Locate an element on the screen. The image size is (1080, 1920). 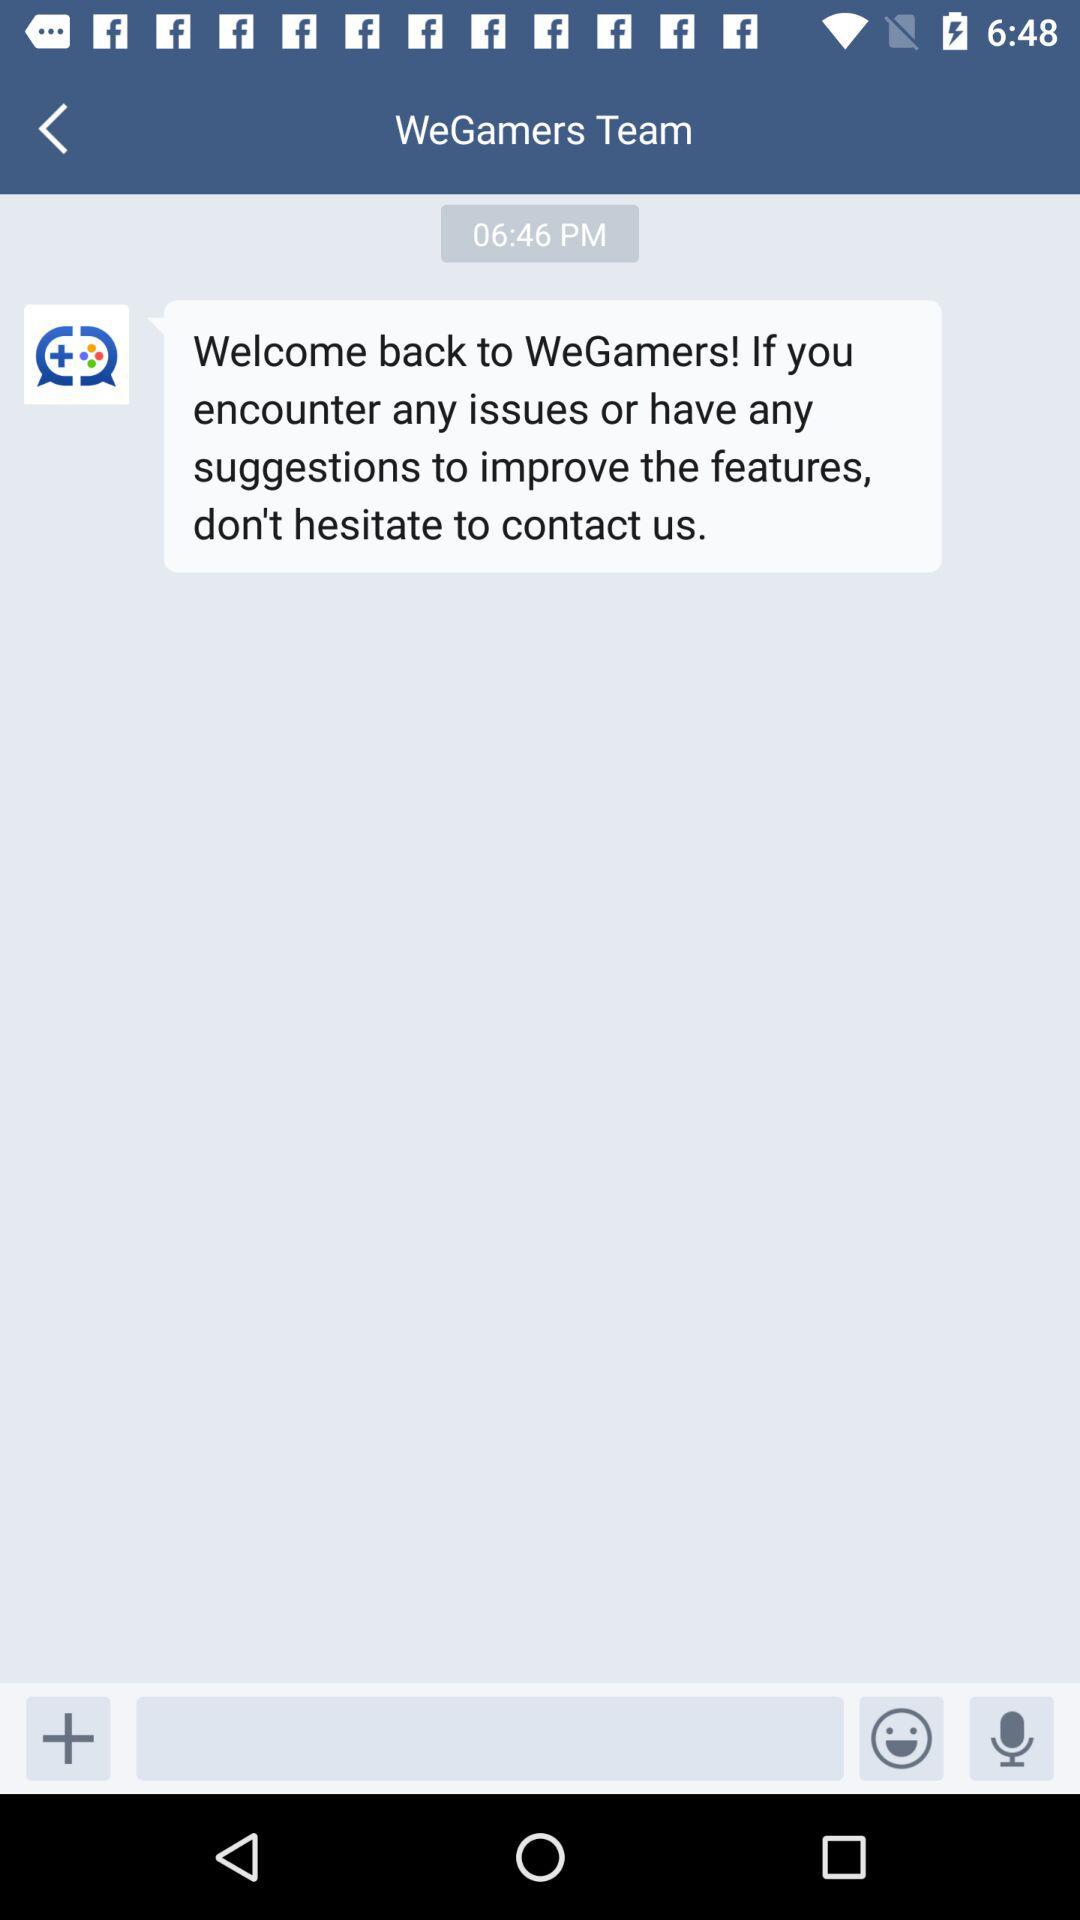
the add icon is located at coordinates (67, 1737).